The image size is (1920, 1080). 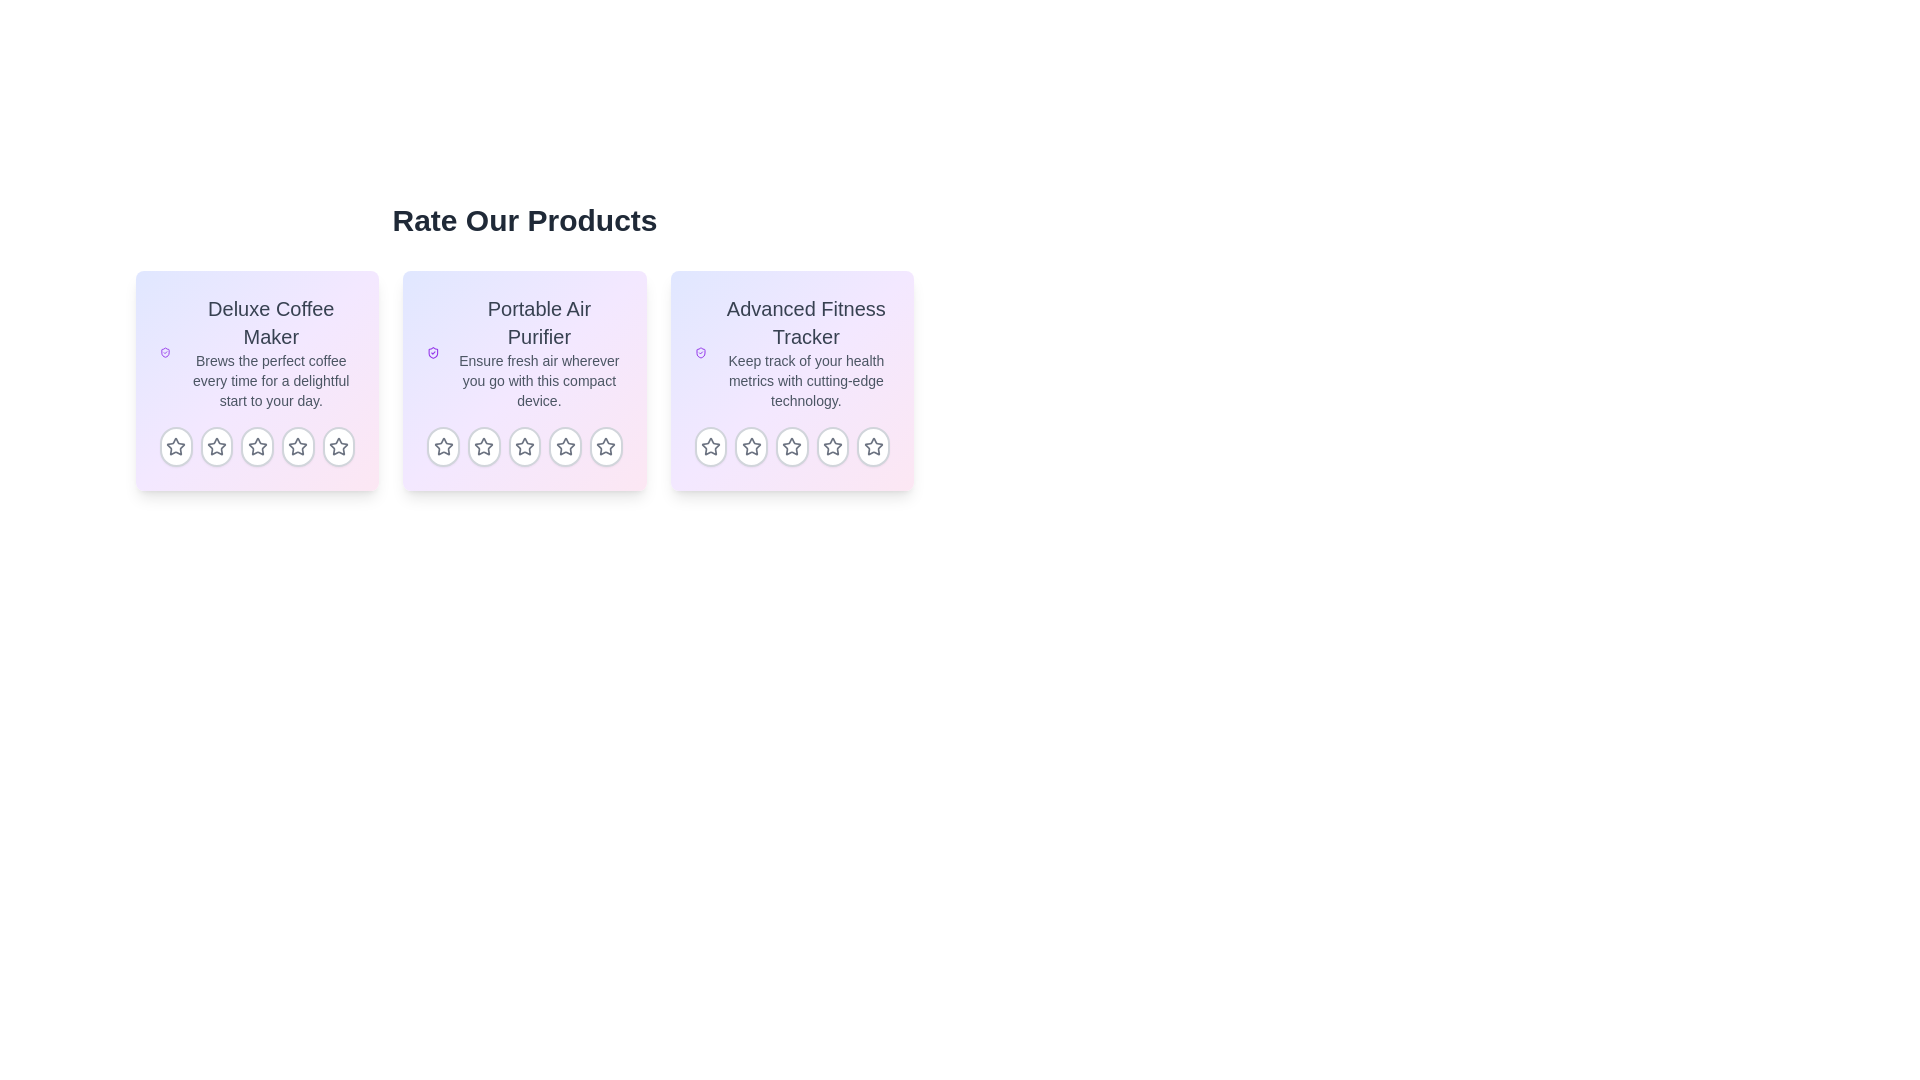 What do you see at coordinates (873, 446) in the screenshot?
I see `the fifth star in the rating system on the 'Advanced Fitness Tracker' card to rate the product` at bounding box center [873, 446].